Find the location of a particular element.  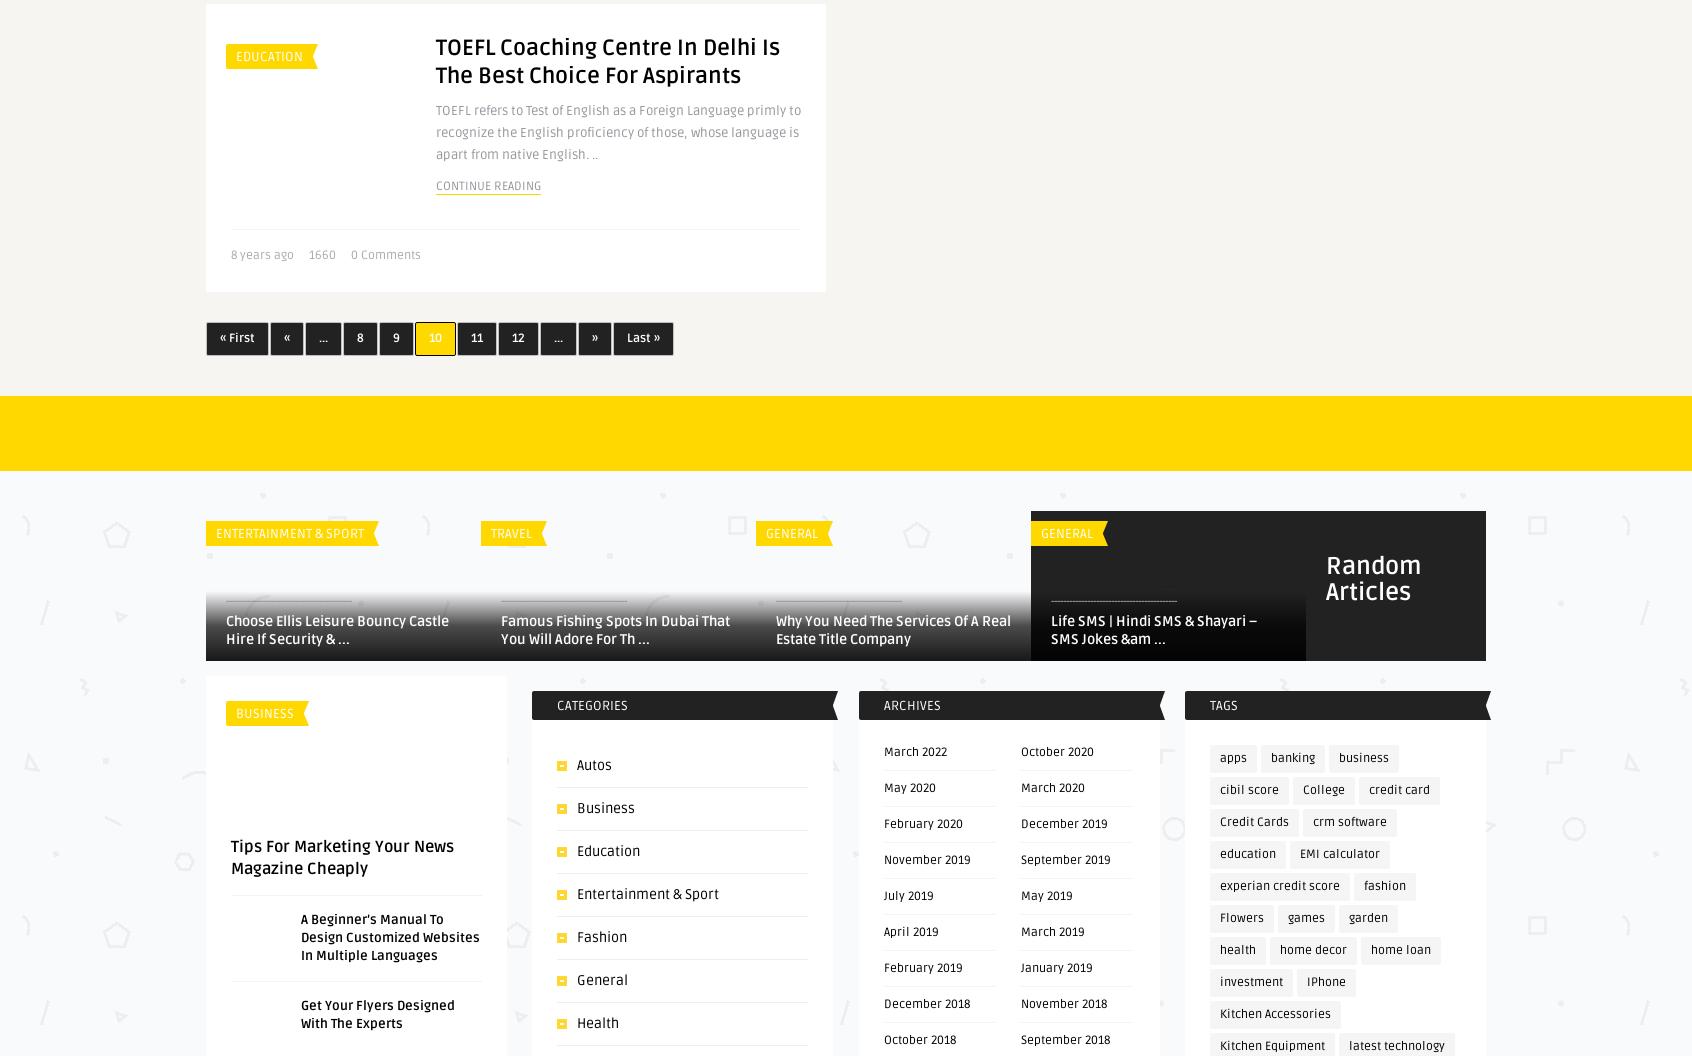

'March 2020' is located at coordinates (1050, 787).